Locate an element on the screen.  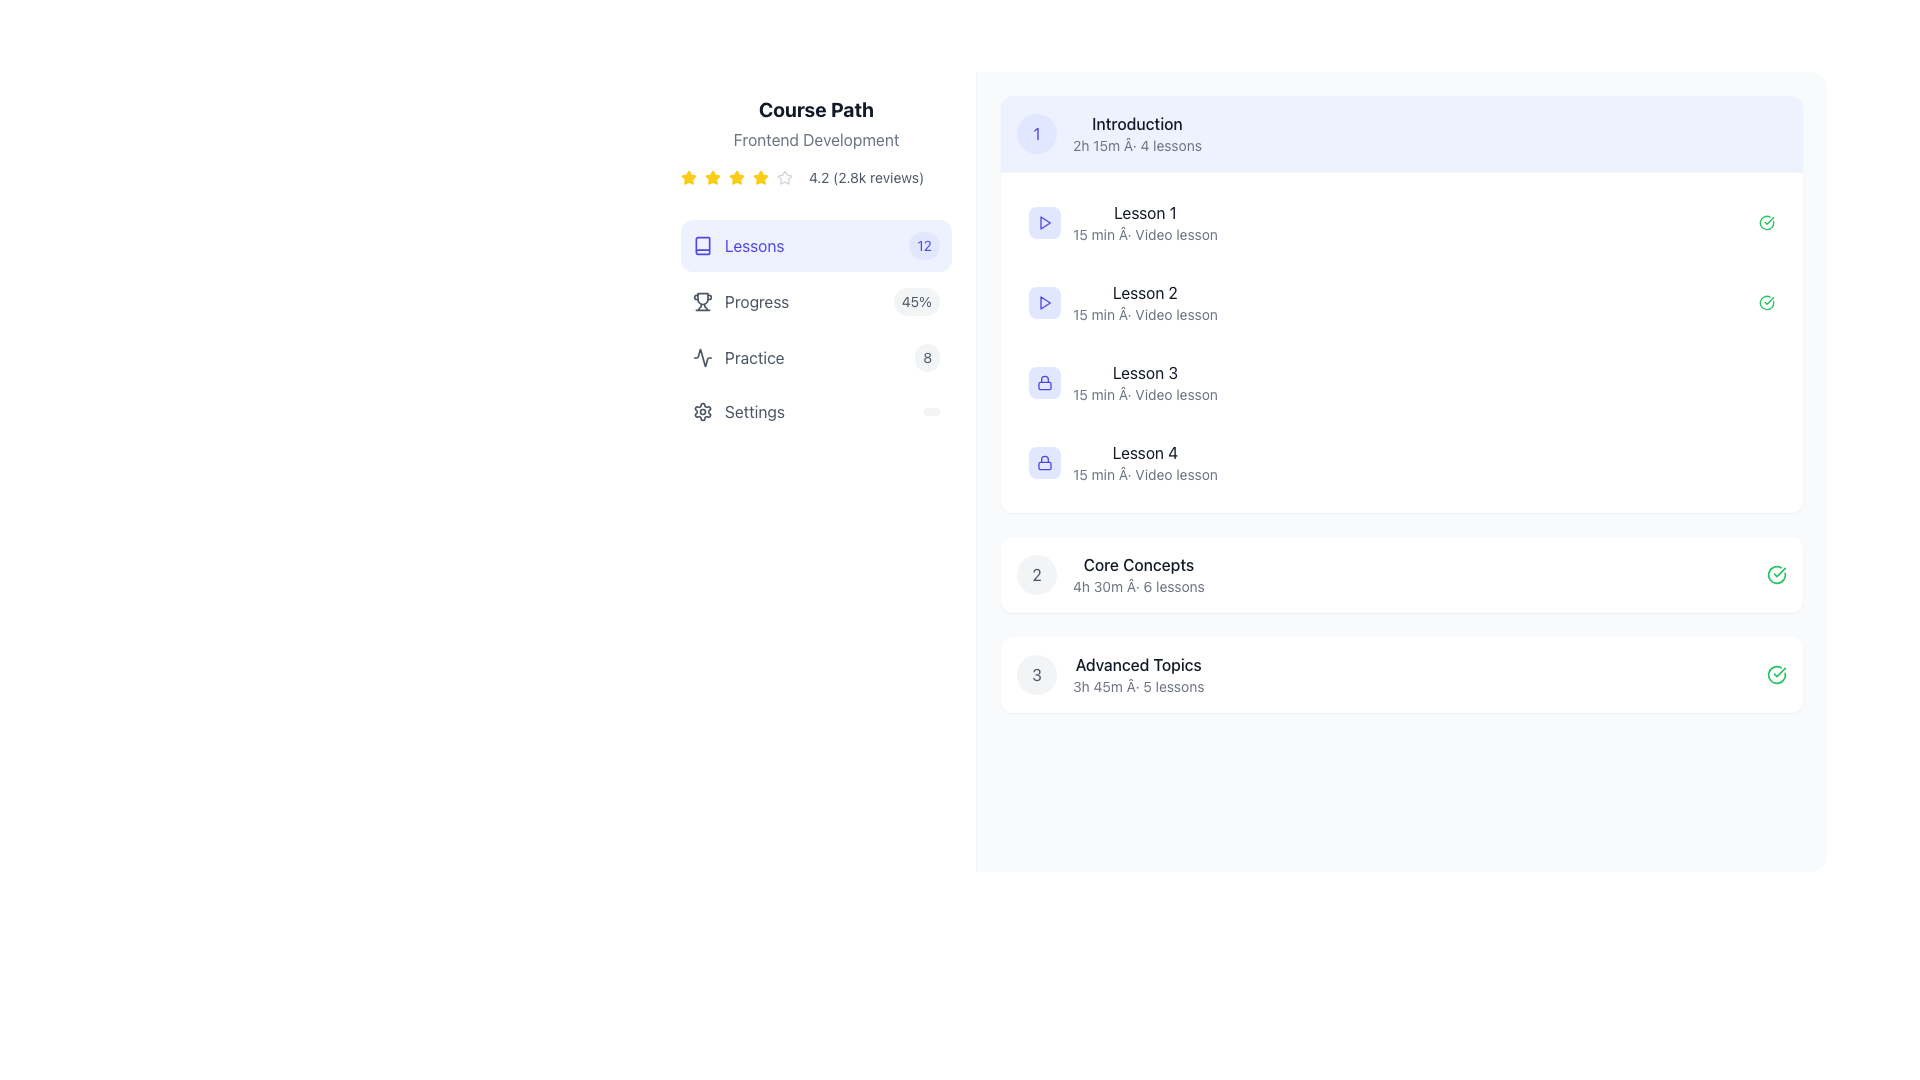
the 'Progress' menu item in the left-hand side navigation menu, which features a trophy icon and the text 'Progress' is located at coordinates (740, 301).